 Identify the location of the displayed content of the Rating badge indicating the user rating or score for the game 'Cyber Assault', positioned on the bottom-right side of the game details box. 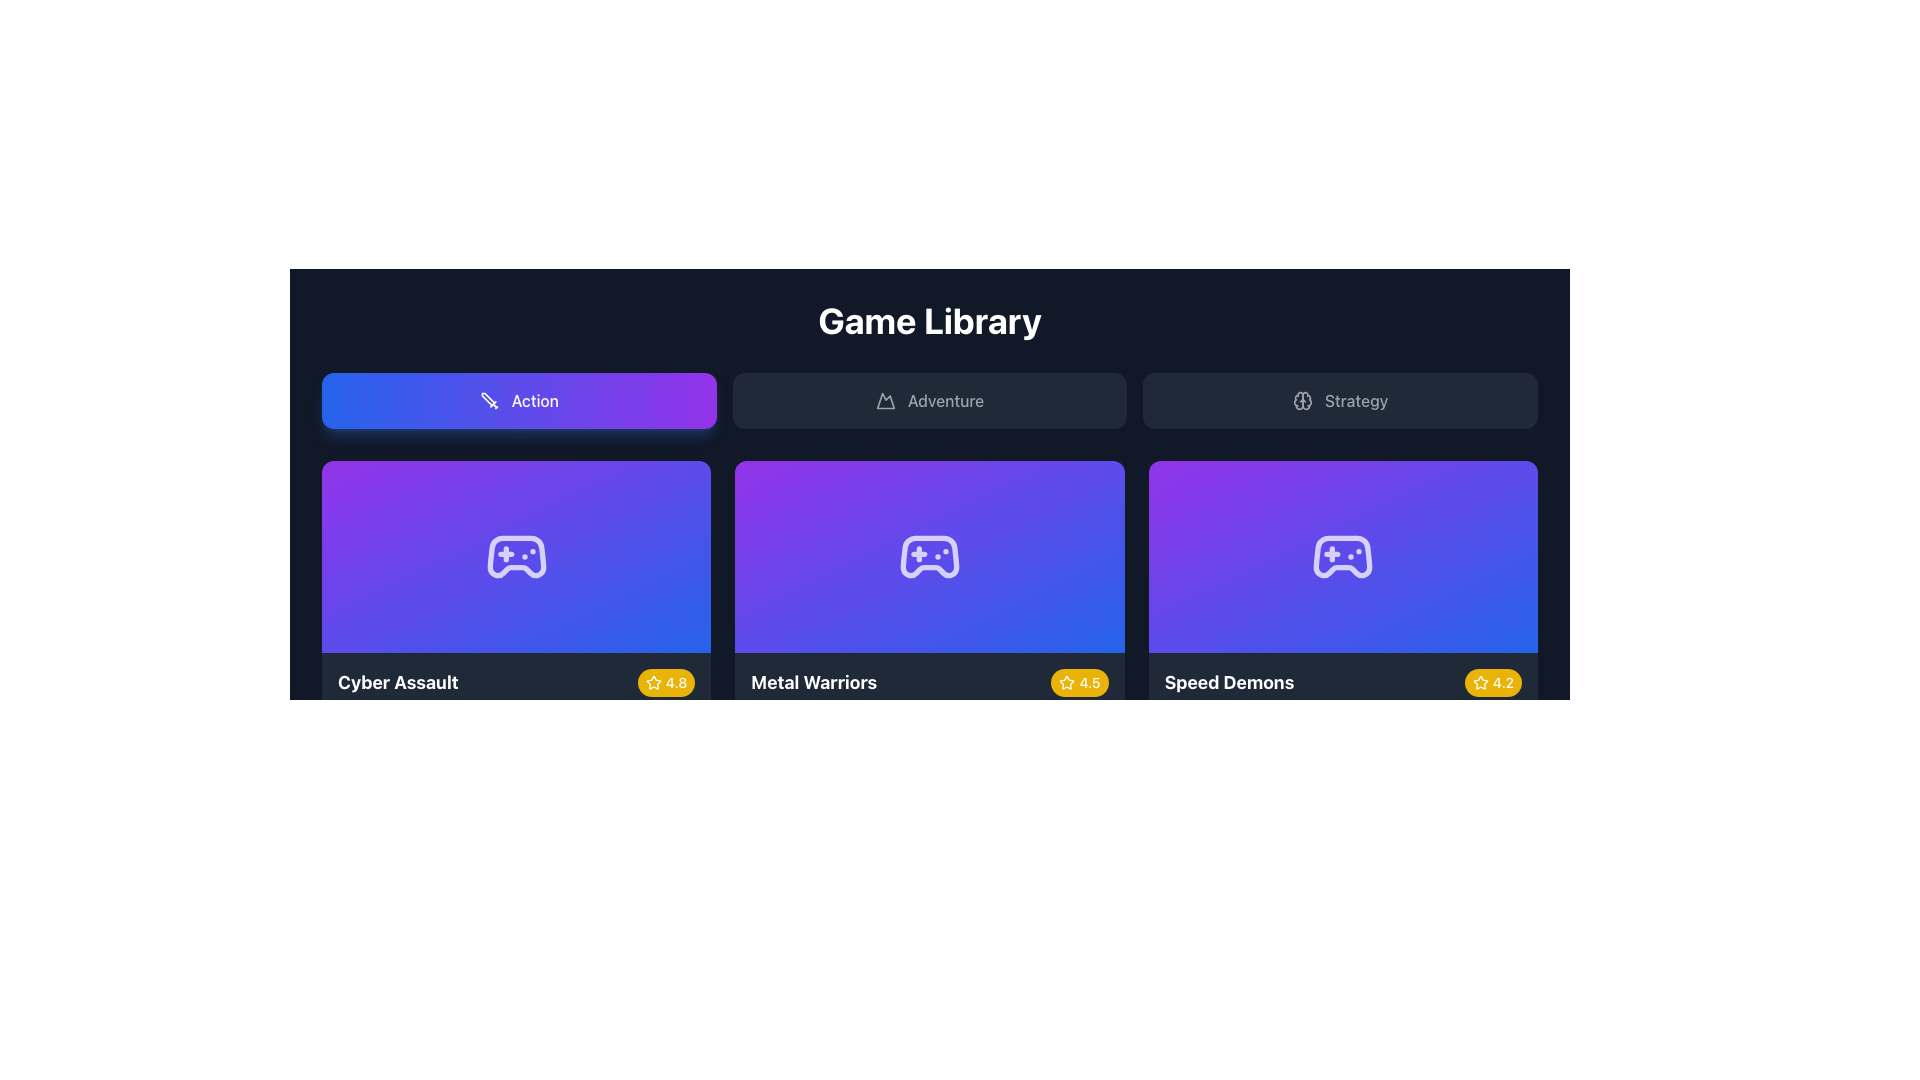
(666, 681).